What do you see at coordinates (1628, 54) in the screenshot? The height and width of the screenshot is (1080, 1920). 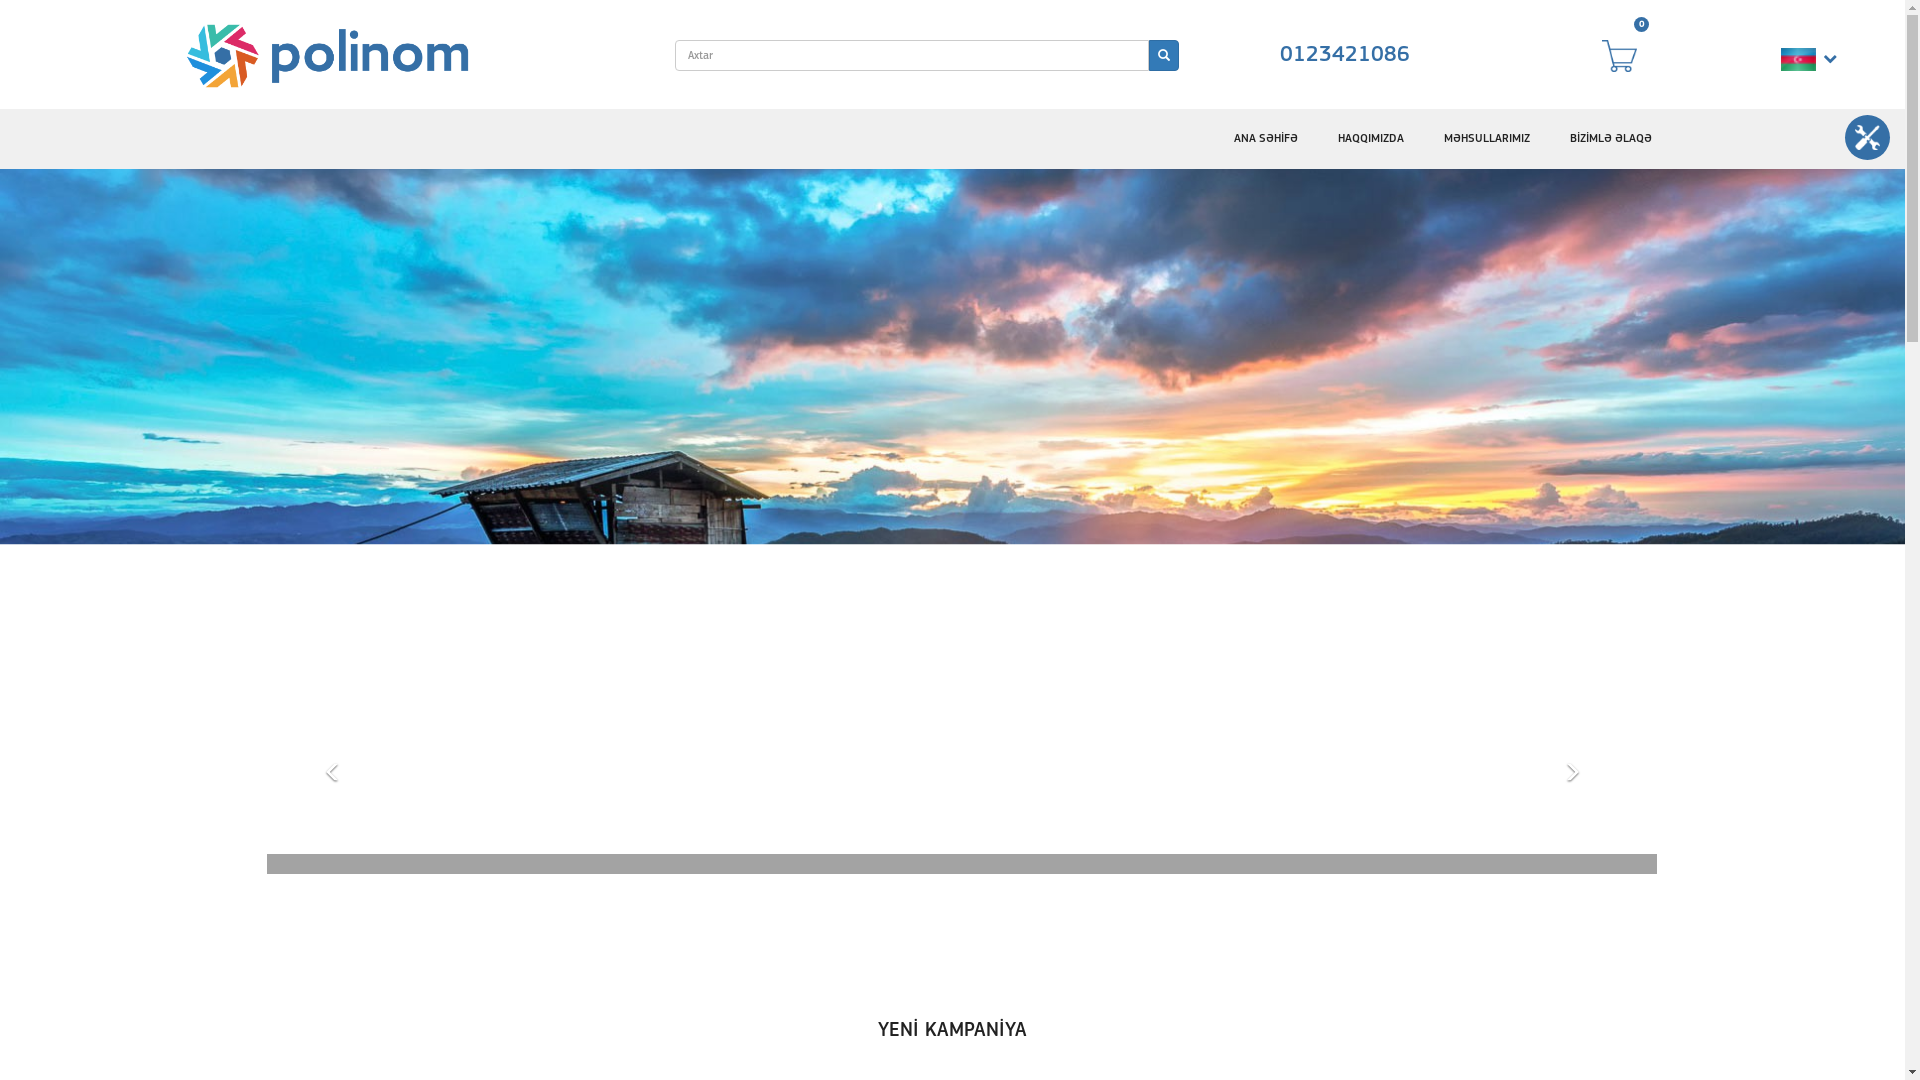 I see `'0'` at bounding box center [1628, 54].